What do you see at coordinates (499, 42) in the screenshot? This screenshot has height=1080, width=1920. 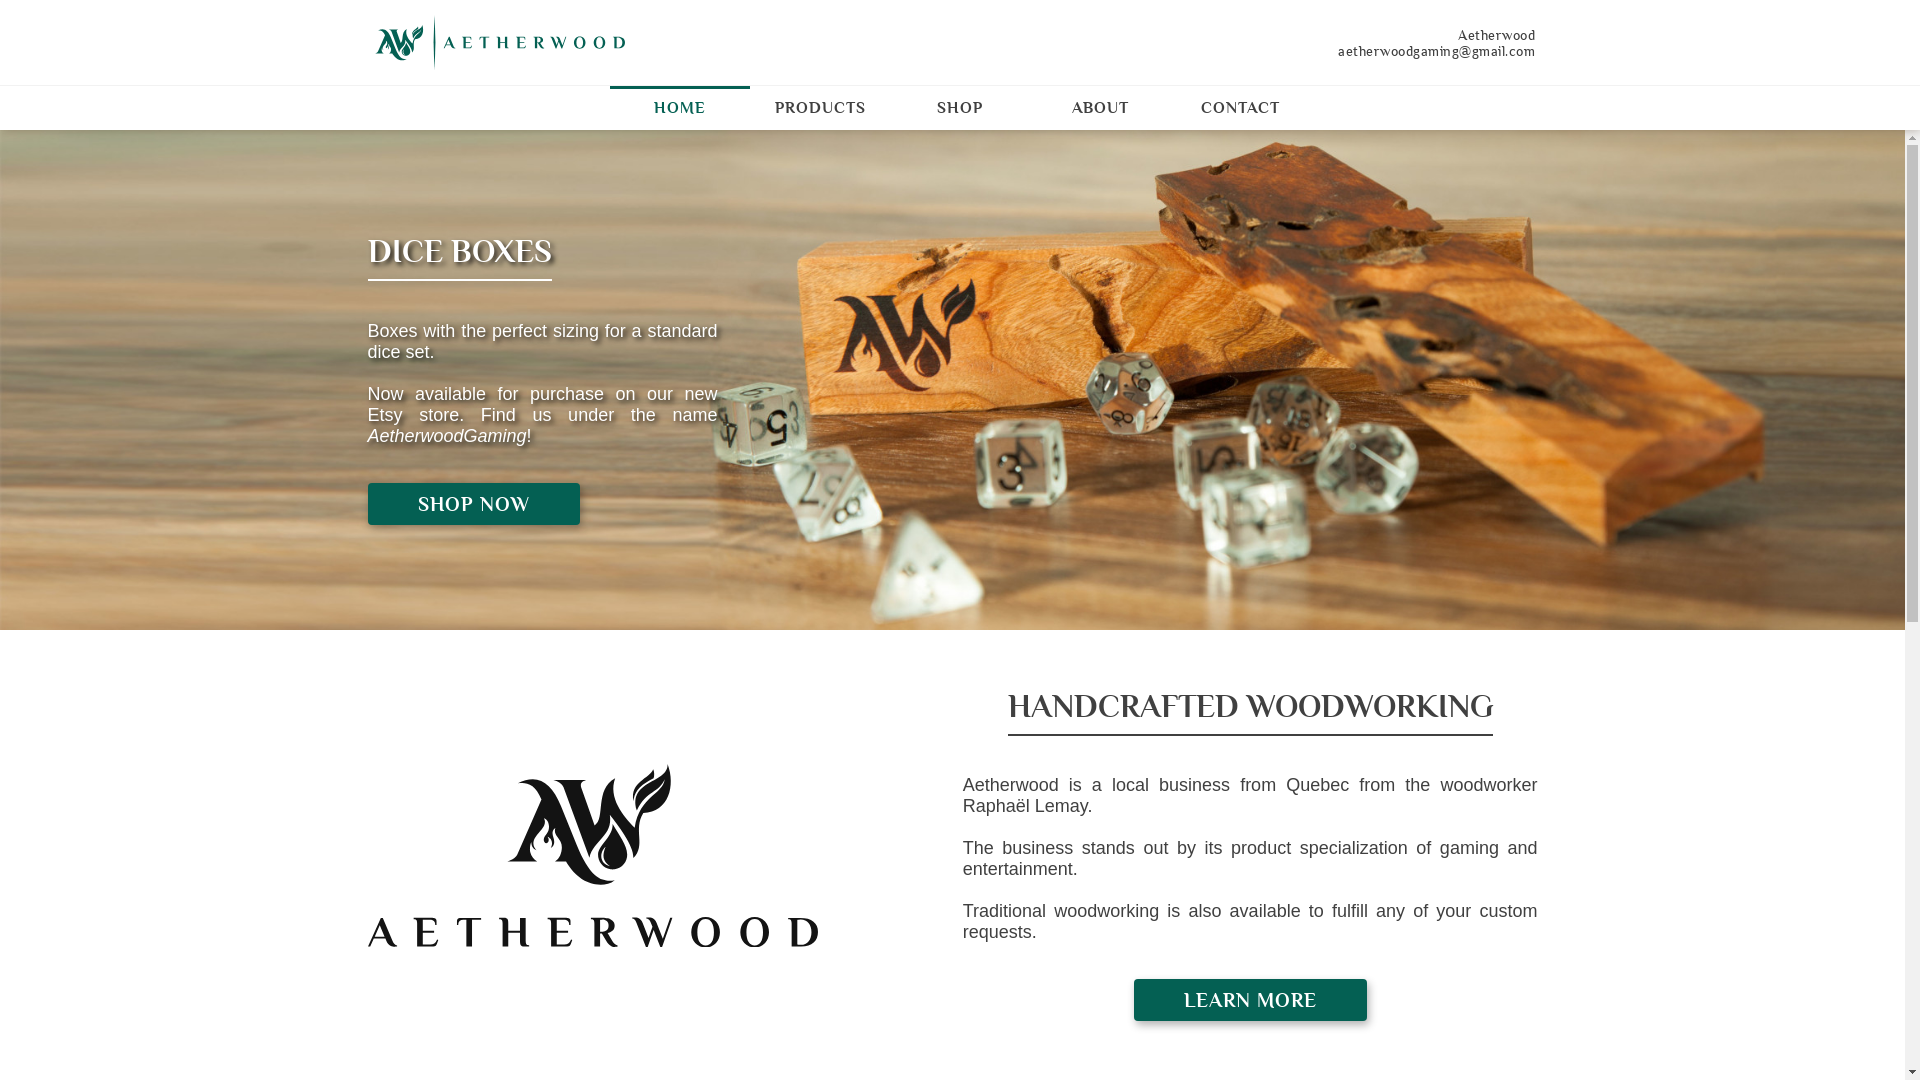 I see `'image/svg+xml'` at bounding box center [499, 42].